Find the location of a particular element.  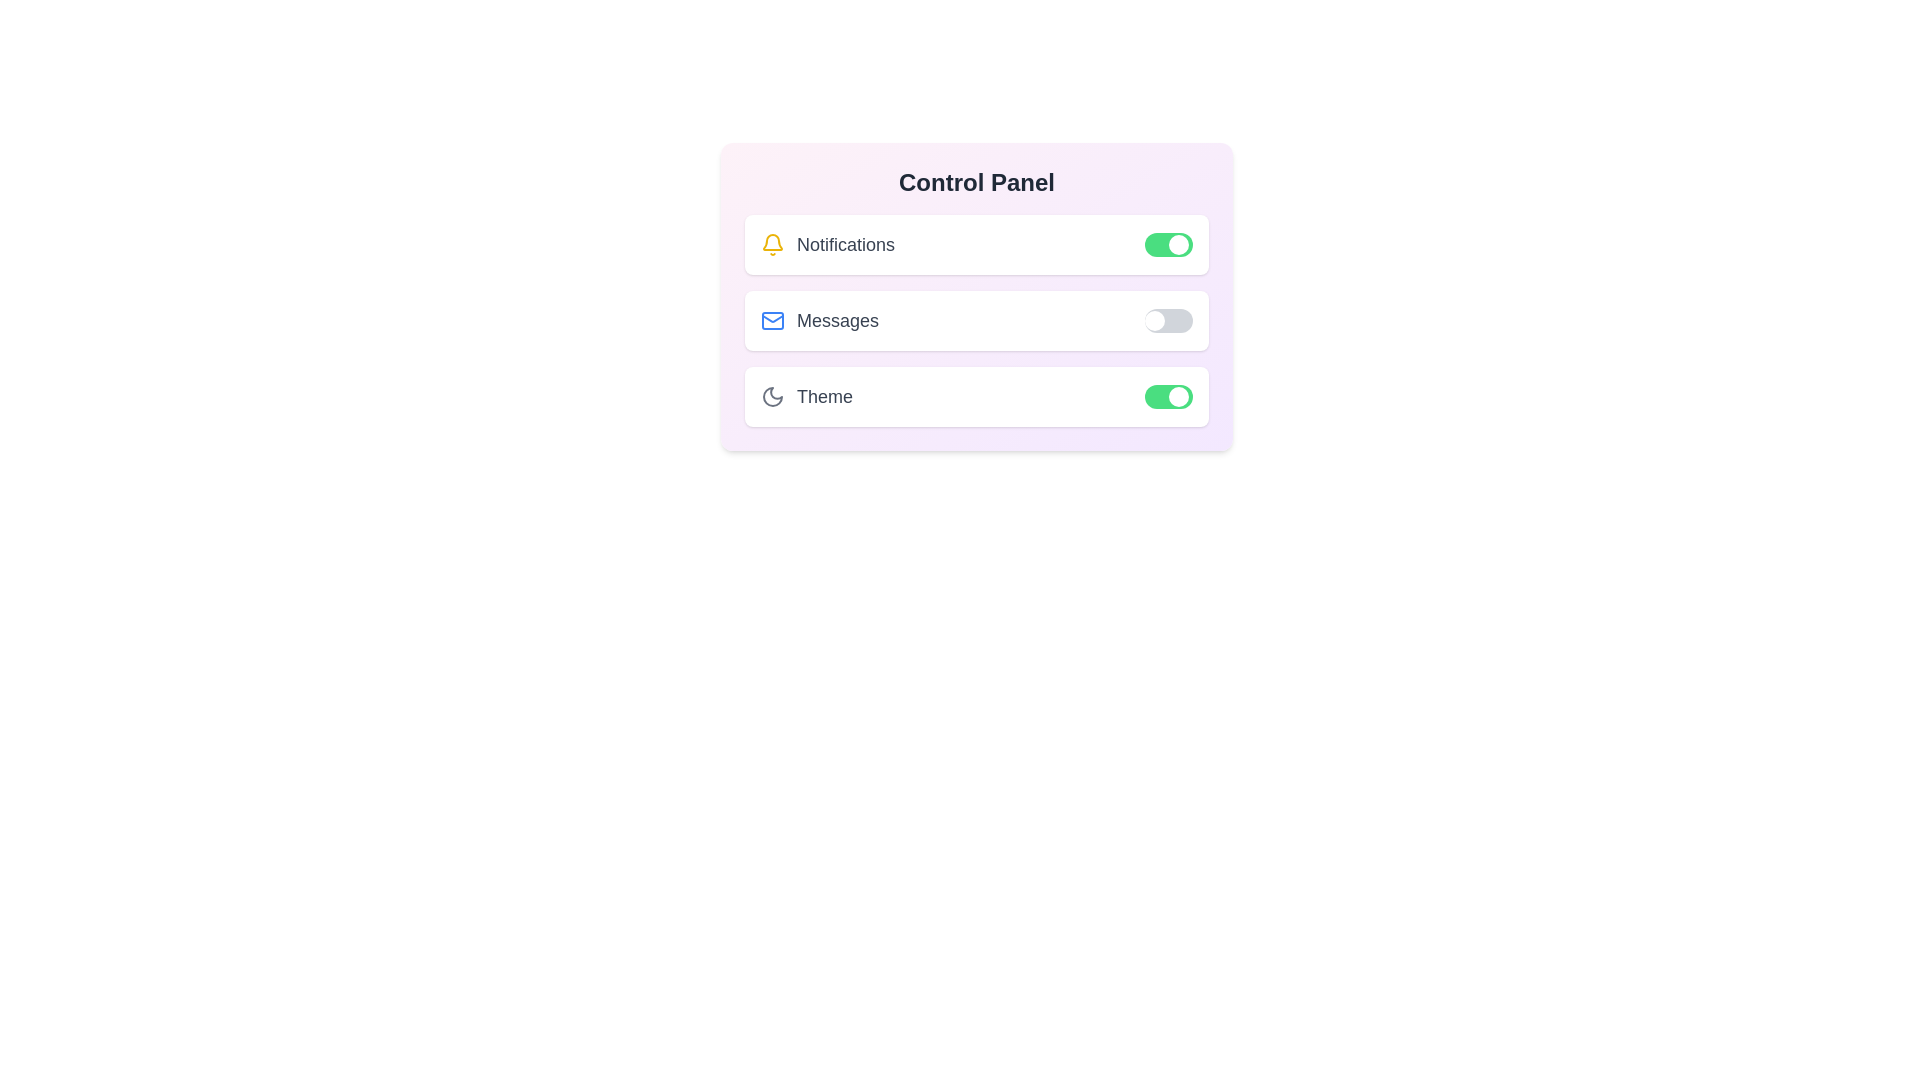

the 'Messages' label with icon in the control panel, which is located in the second row of toggle options is located at coordinates (820, 319).